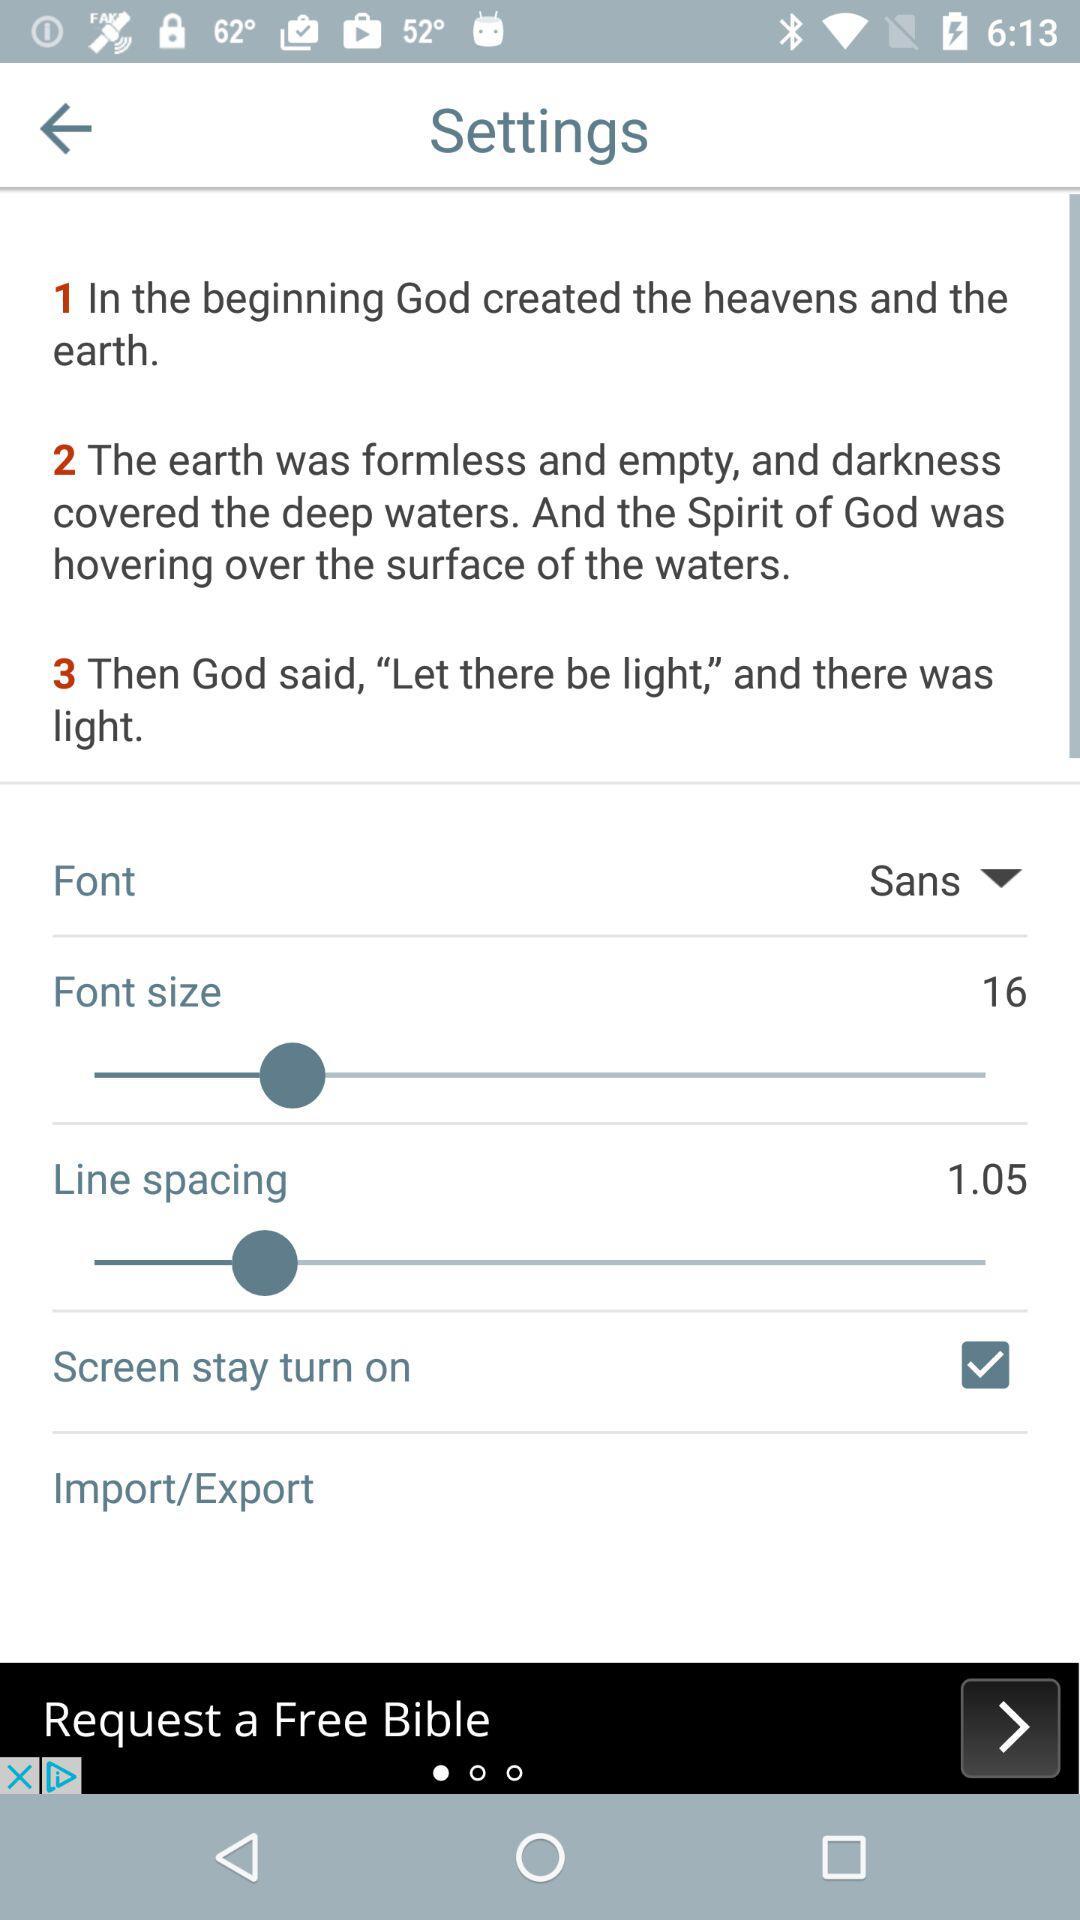 The image size is (1080, 1920). What do you see at coordinates (64, 127) in the screenshot?
I see `the arrow_backward icon` at bounding box center [64, 127].